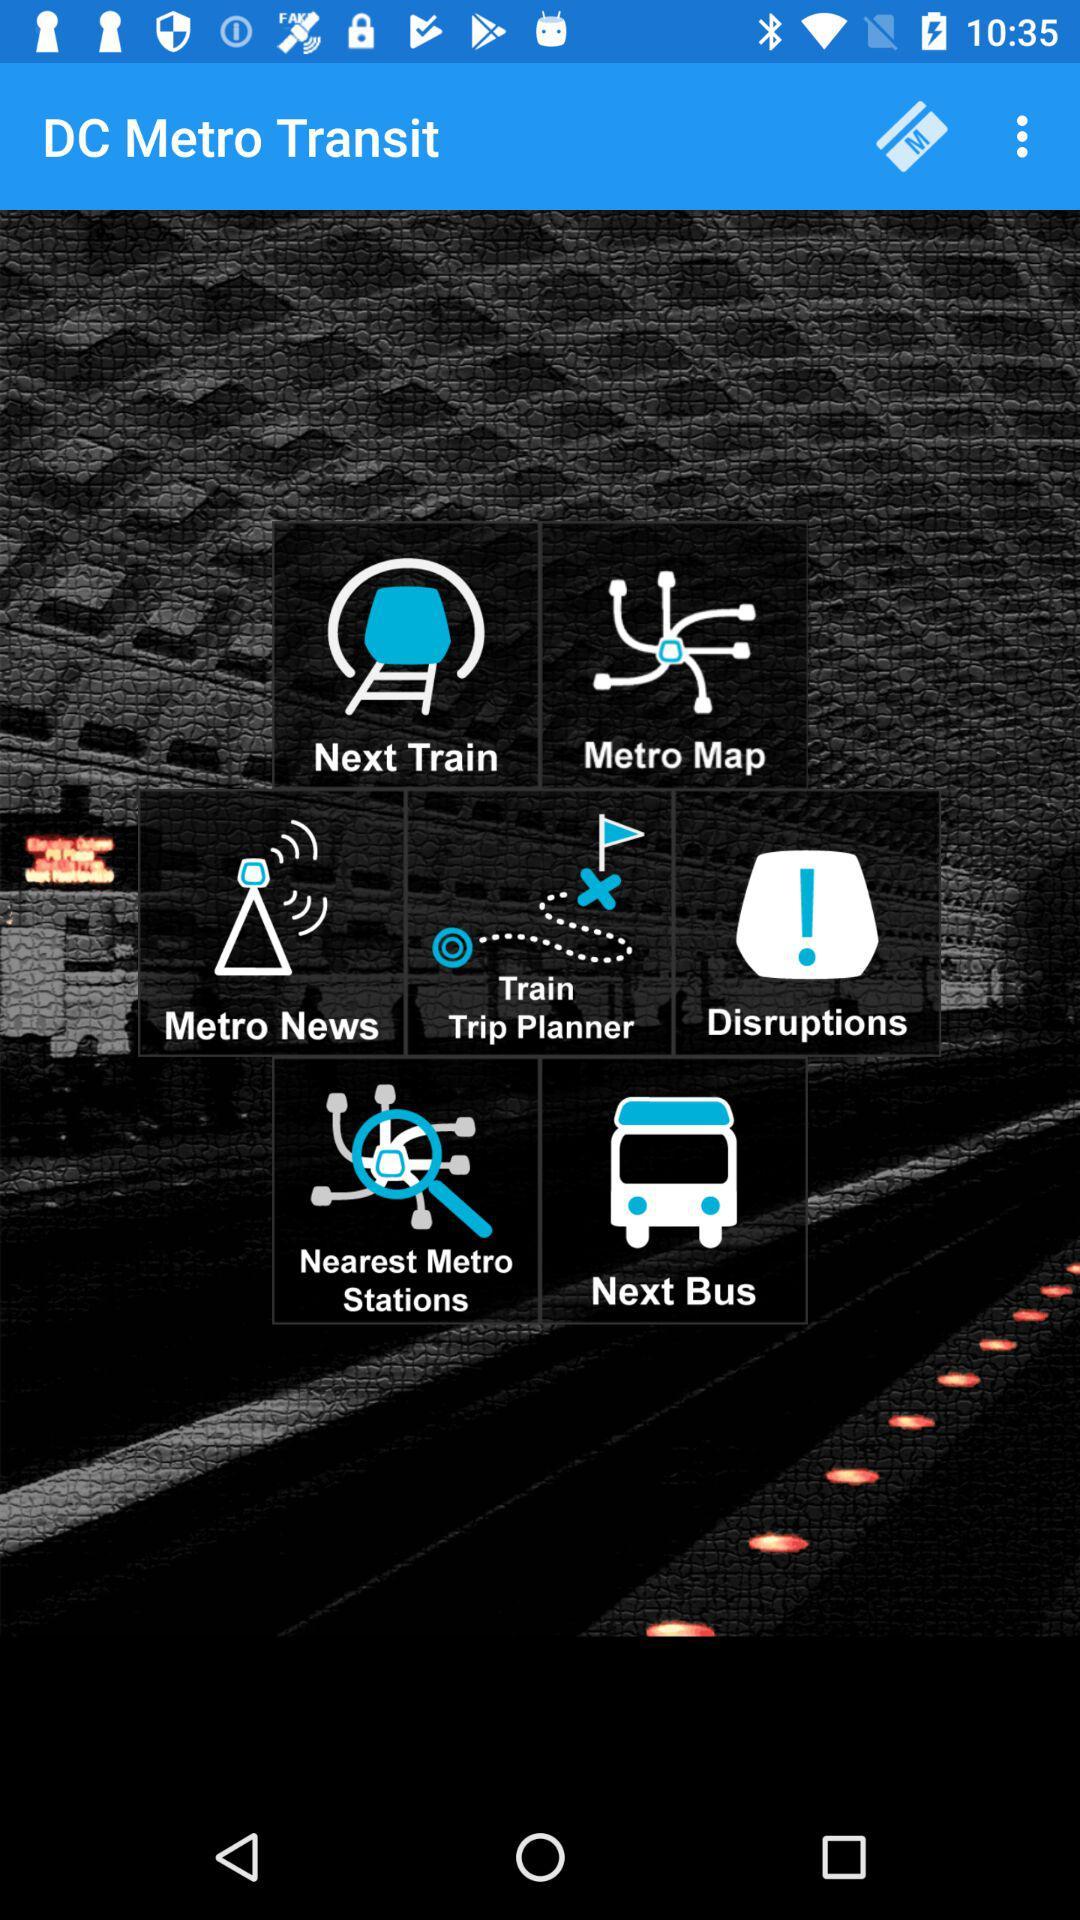 The height and width of the screenshot is (1920, 1080). I want to click on next but button, so click(673, 1190).